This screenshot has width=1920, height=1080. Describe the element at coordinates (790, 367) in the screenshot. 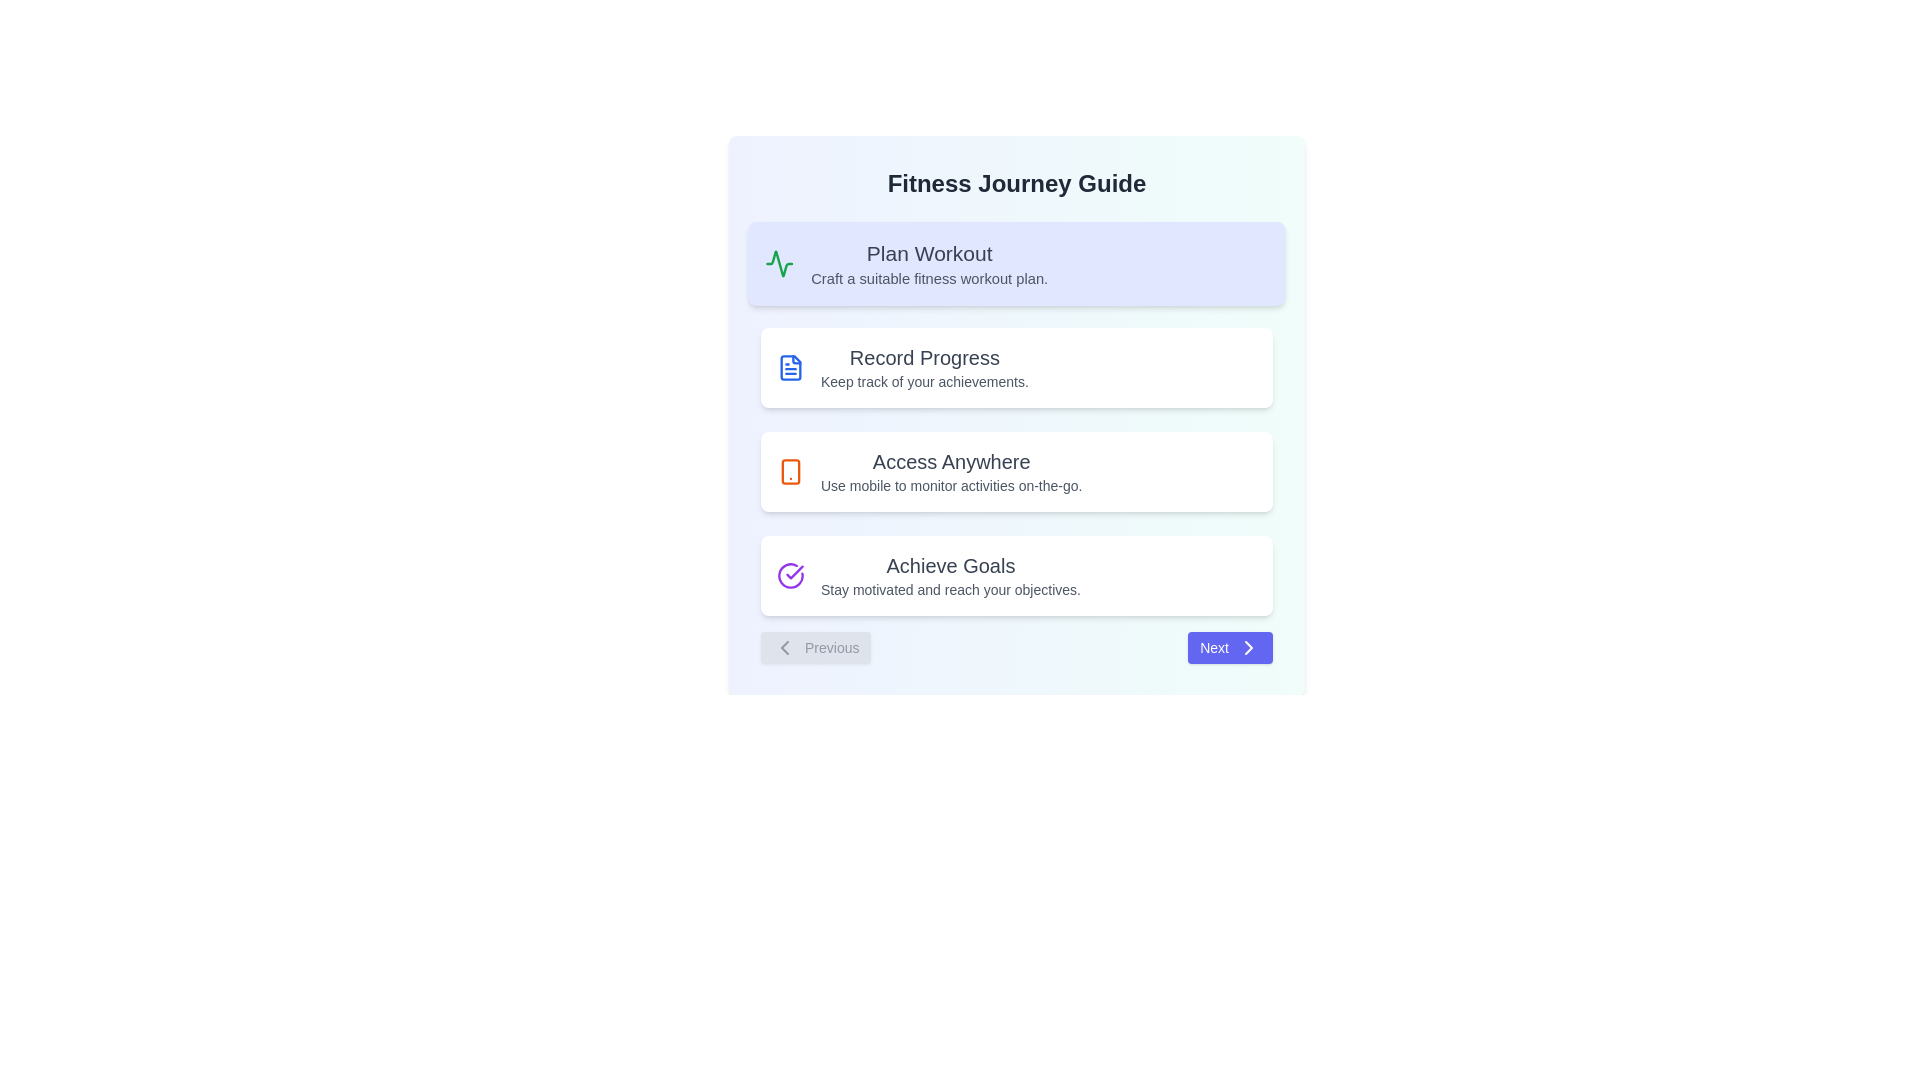

I see `the 'Record Progress' icon located in the second row of icons in the panel, which visually represents the functionality for tracking achievements` at that location.